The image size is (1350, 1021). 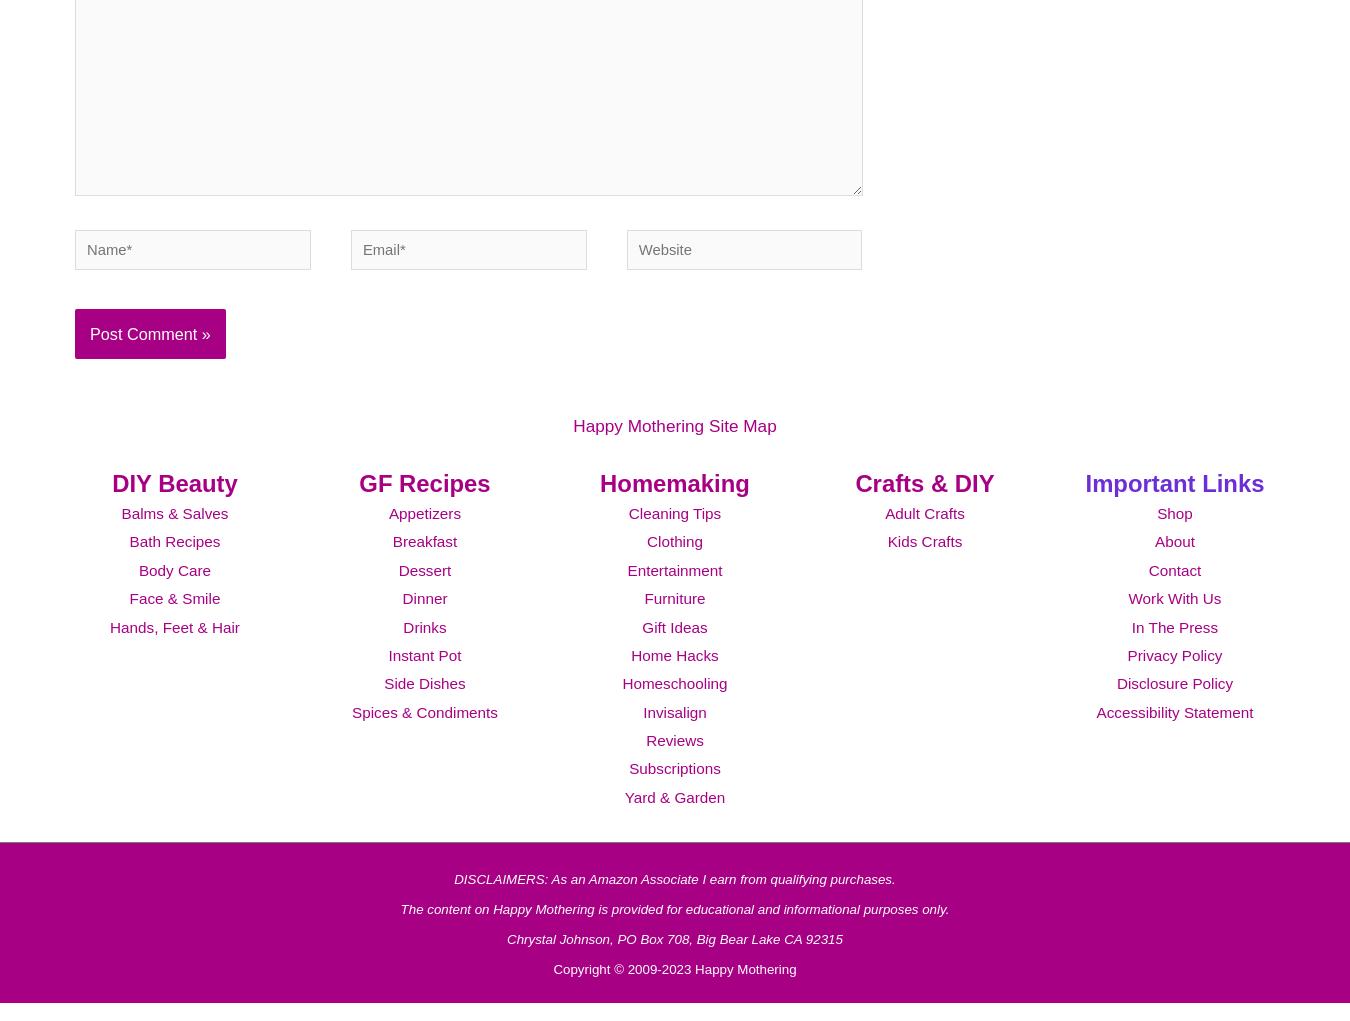 I want to click on 'Balms & Salves', so click(x=120, y=540).